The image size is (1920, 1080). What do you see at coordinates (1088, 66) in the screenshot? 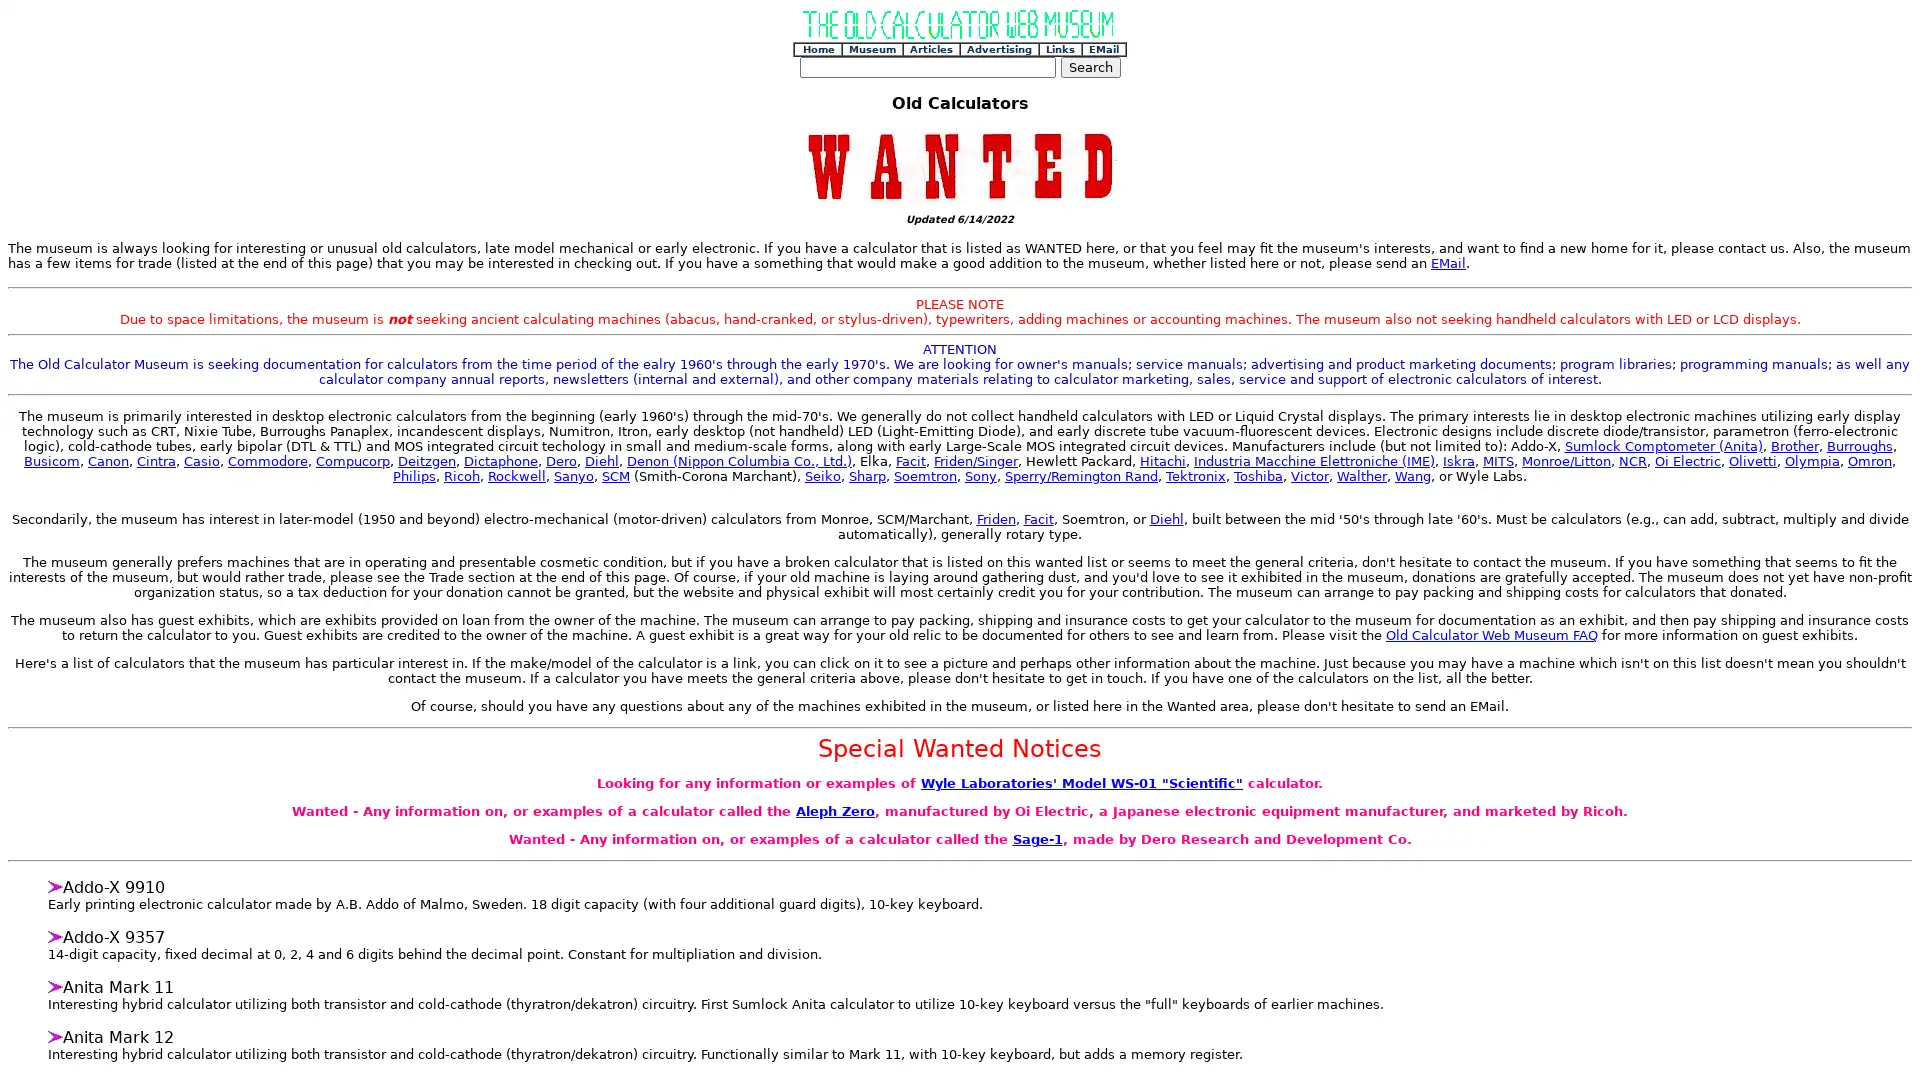
I see `Search` at bounding box center [1088, 66].